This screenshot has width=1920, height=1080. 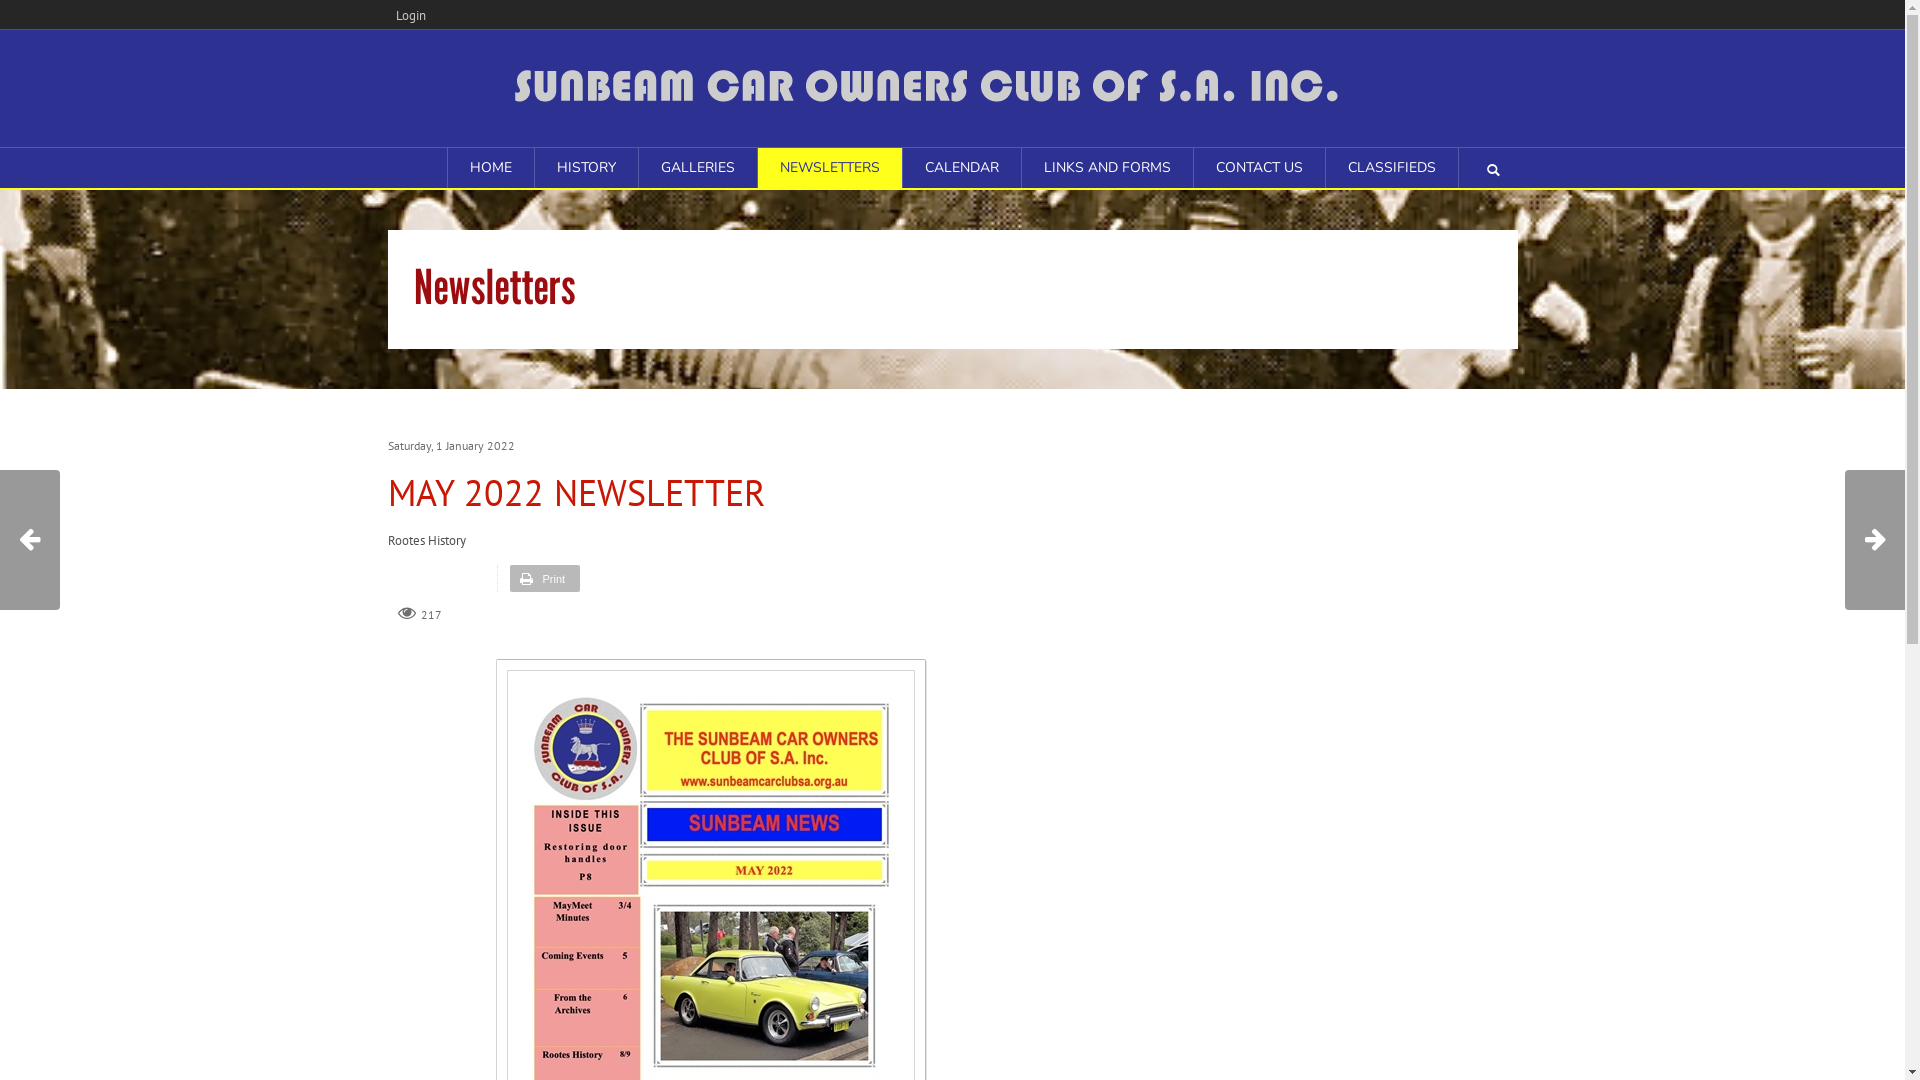 I want to click on 'CALENDAR', so click(x=901, y=167).